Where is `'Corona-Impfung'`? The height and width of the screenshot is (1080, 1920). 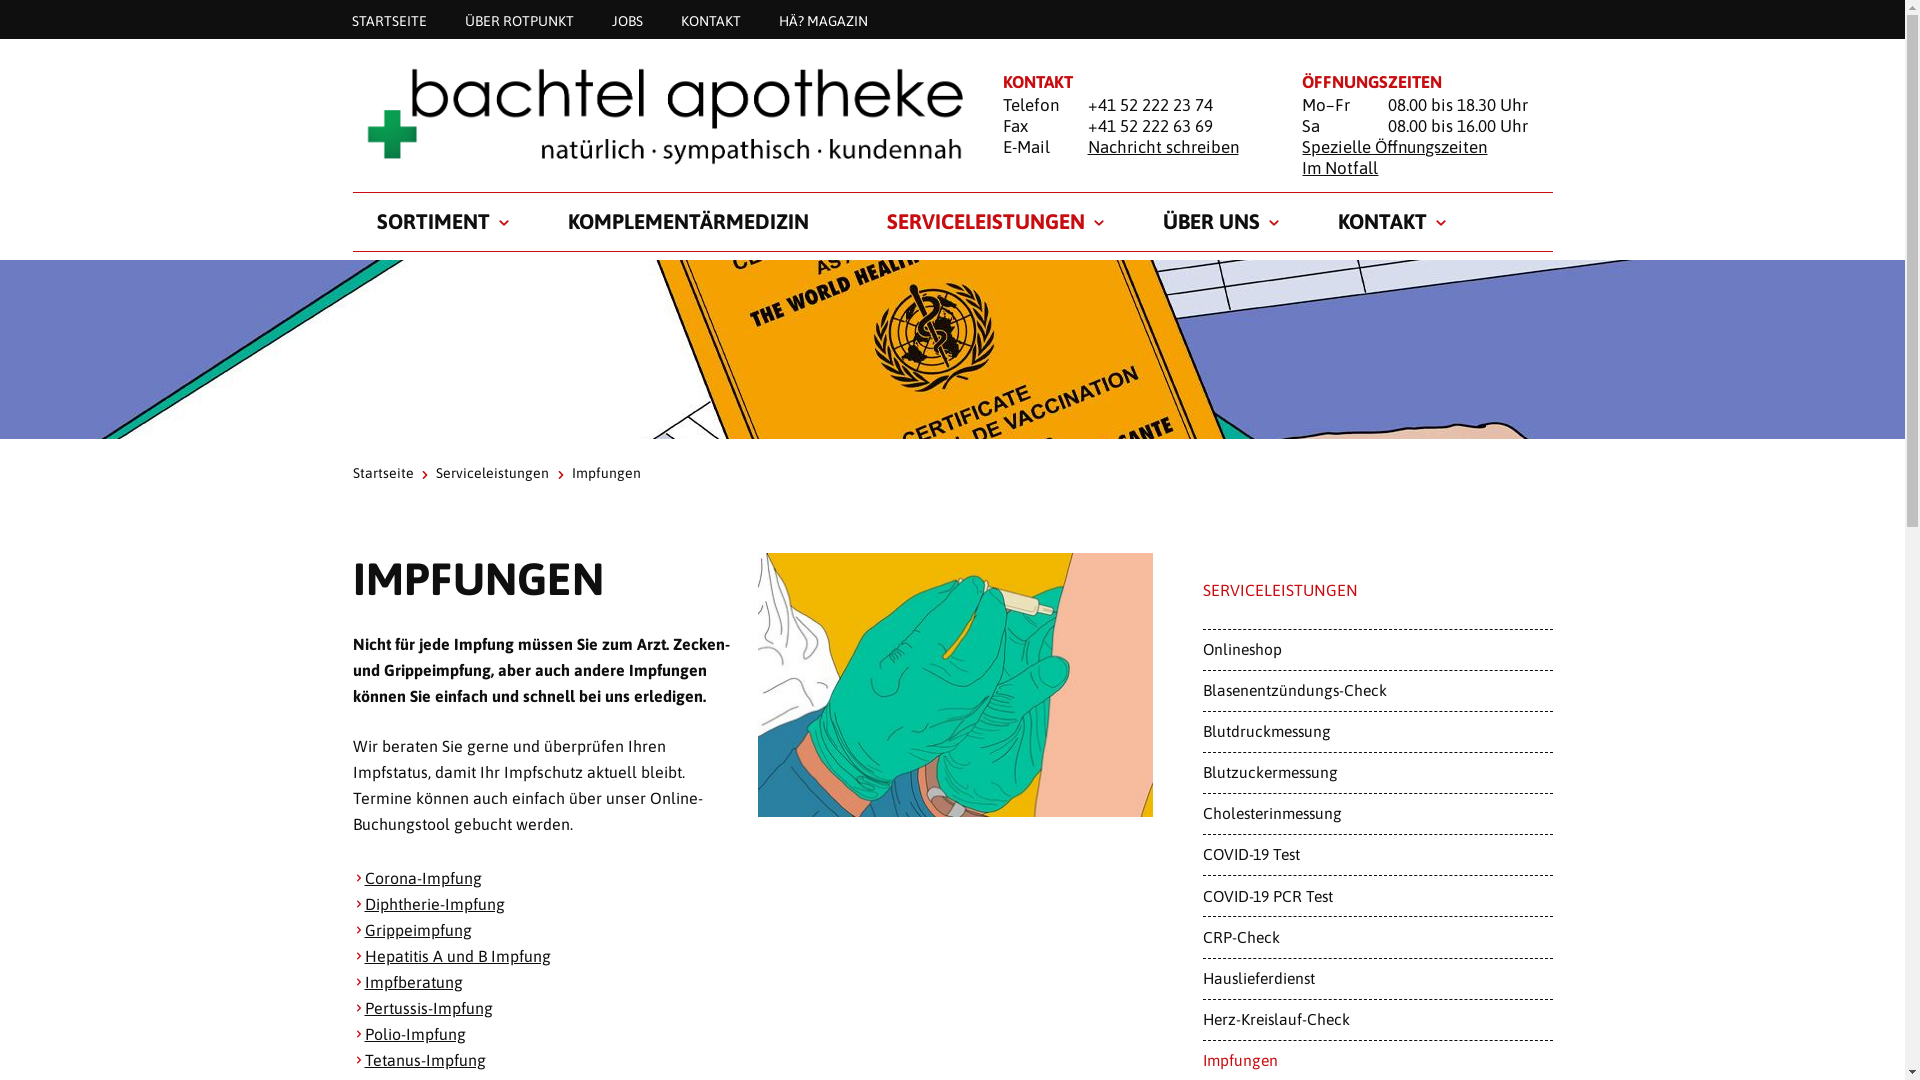
'Corona-Impfung' is located at coordinates (421, 877).